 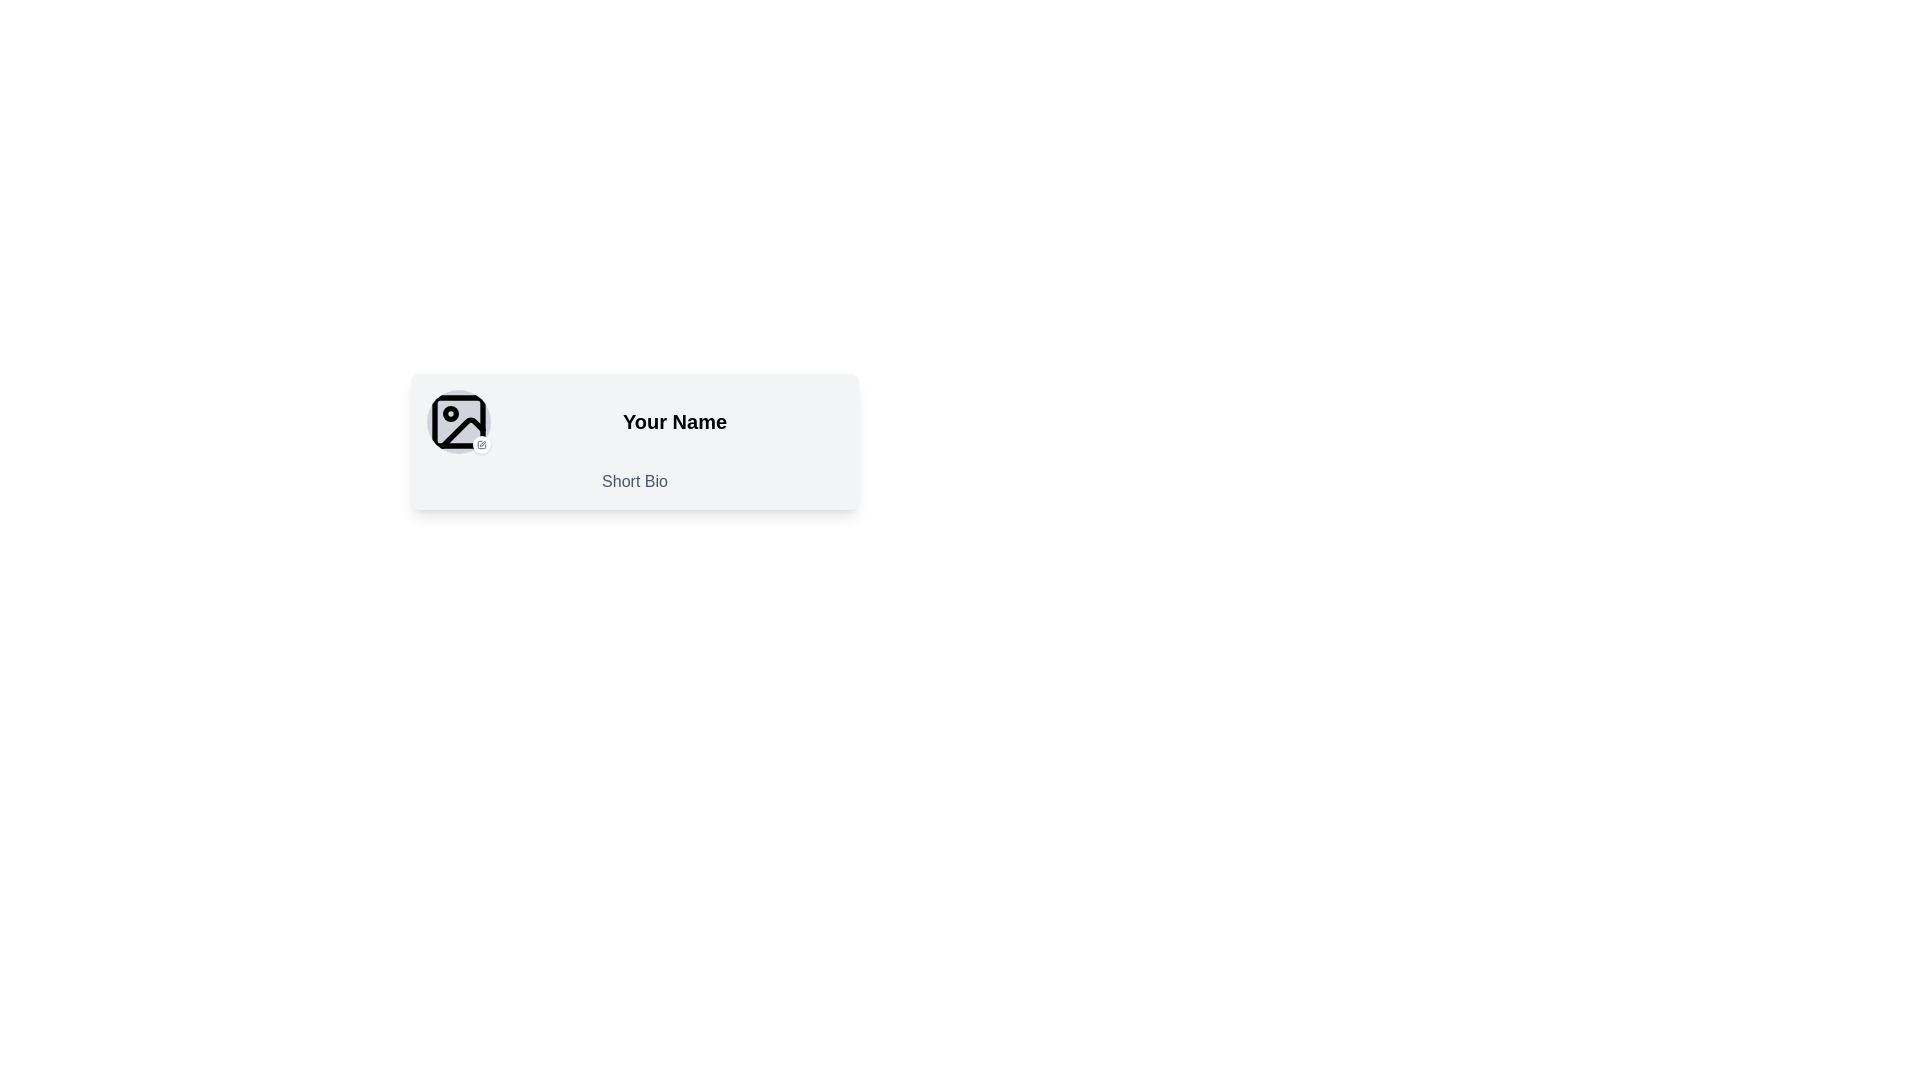 What do you see at coordinates (481, 443) in the screenshot?
I see `the button located at the bottom-right edge of the profile picture` at bounding box center [481, 443].